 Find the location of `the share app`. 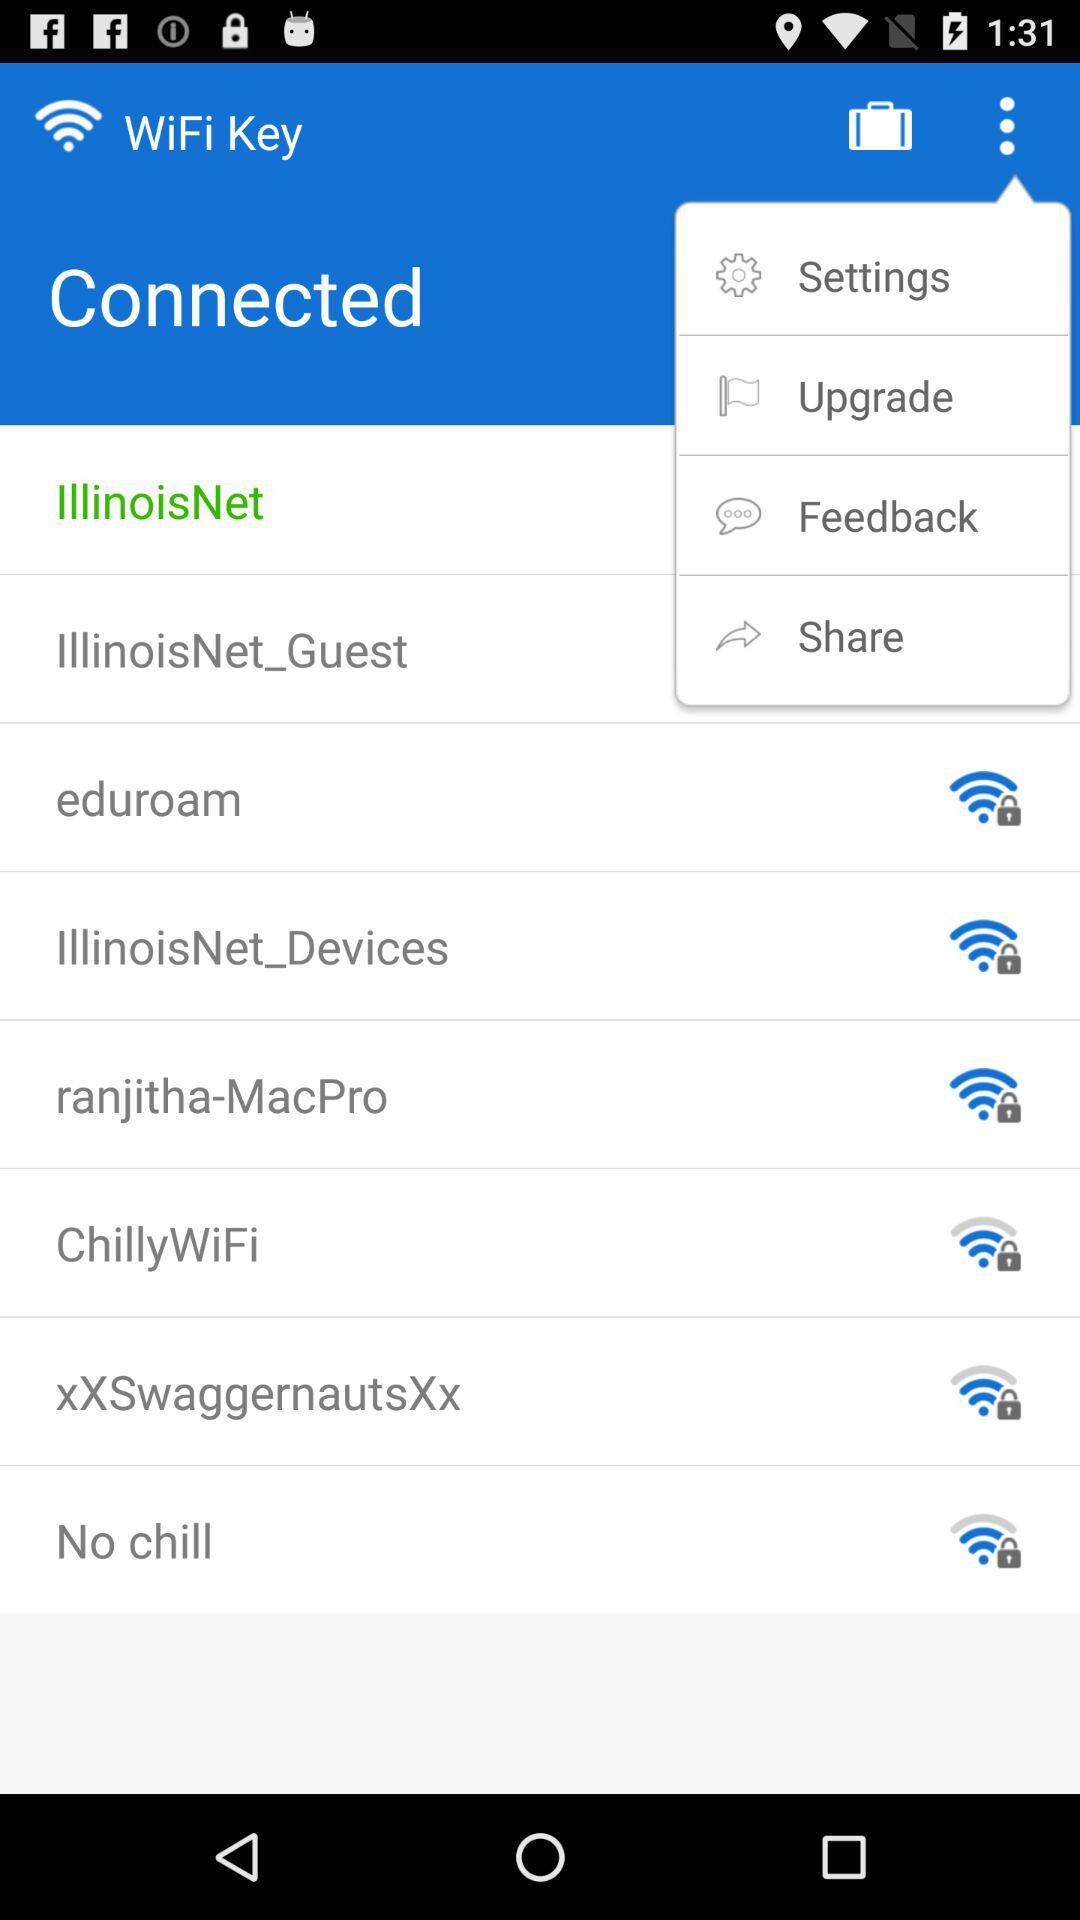

the share app is located at coordinates (851, 634).